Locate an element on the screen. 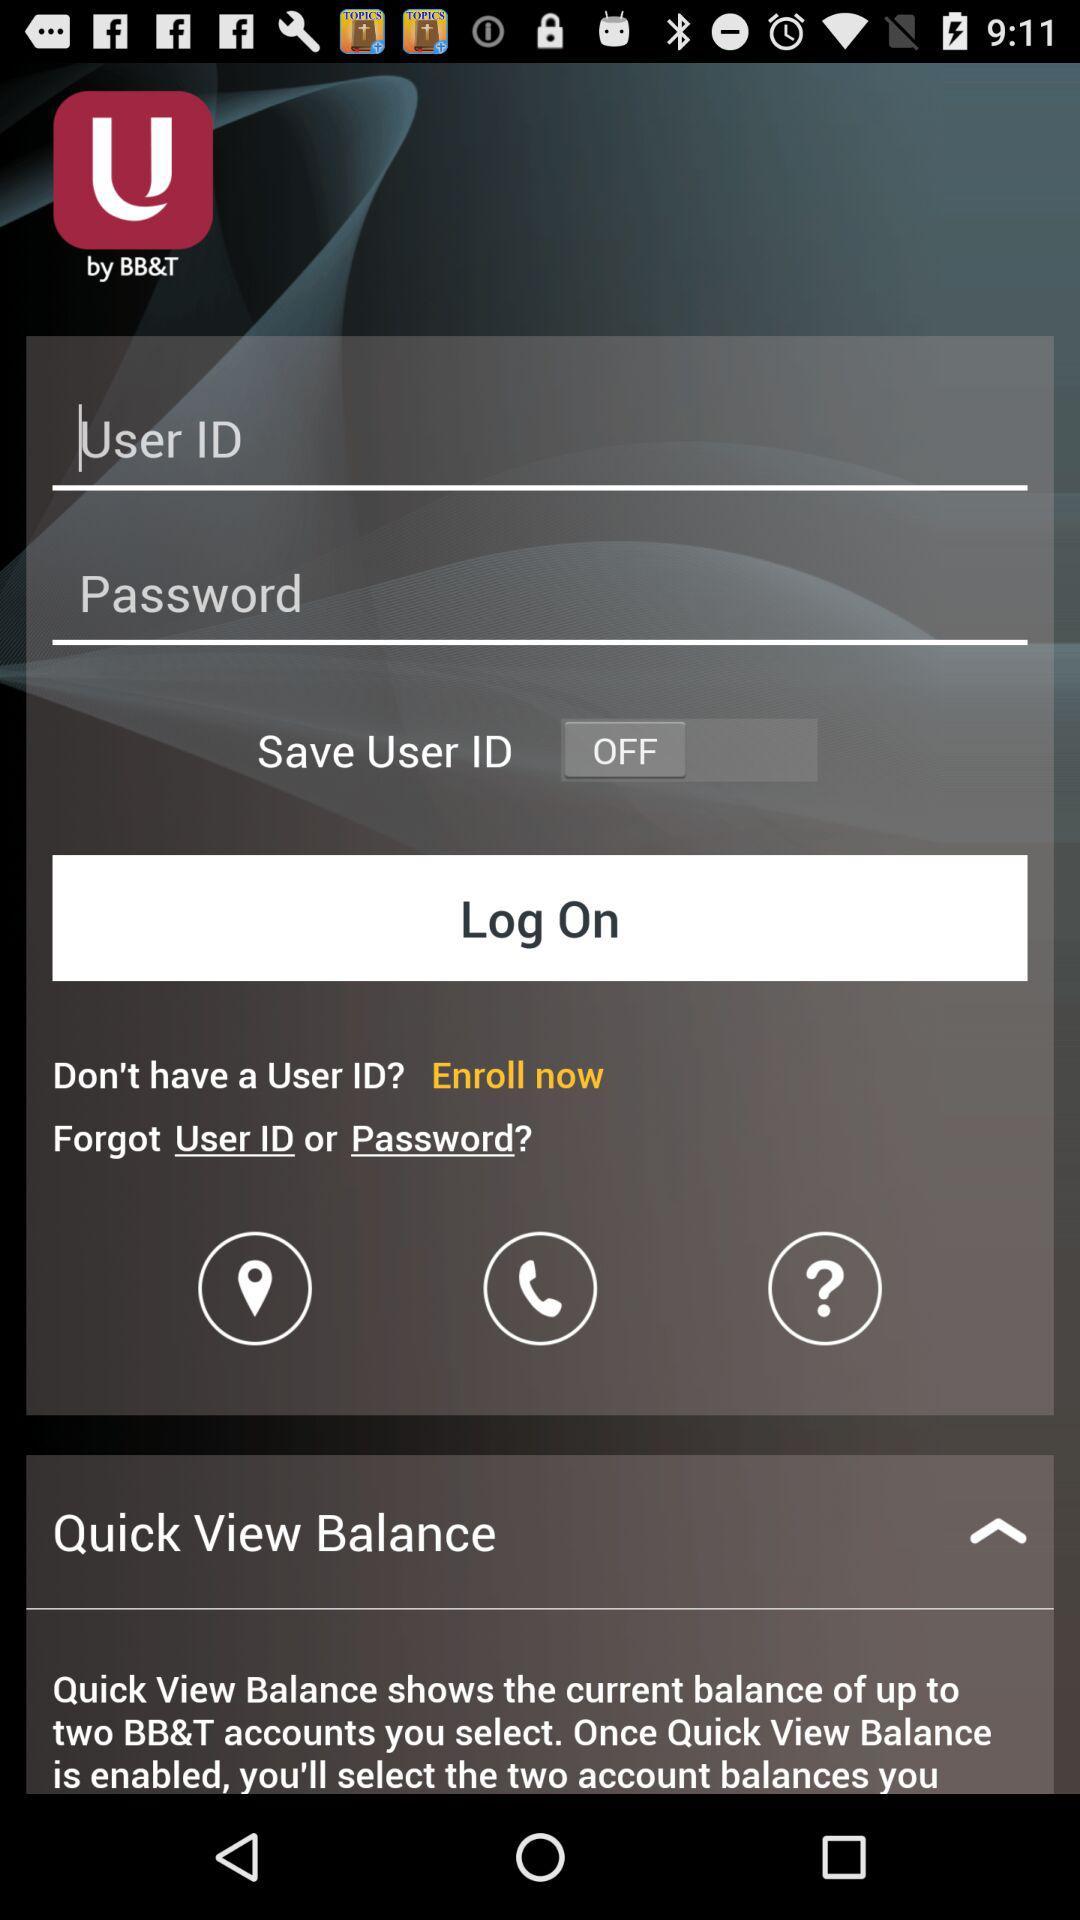 This screenshot has height=1920, width=1080. icon below don t have is located at coordinates (440, 1137).